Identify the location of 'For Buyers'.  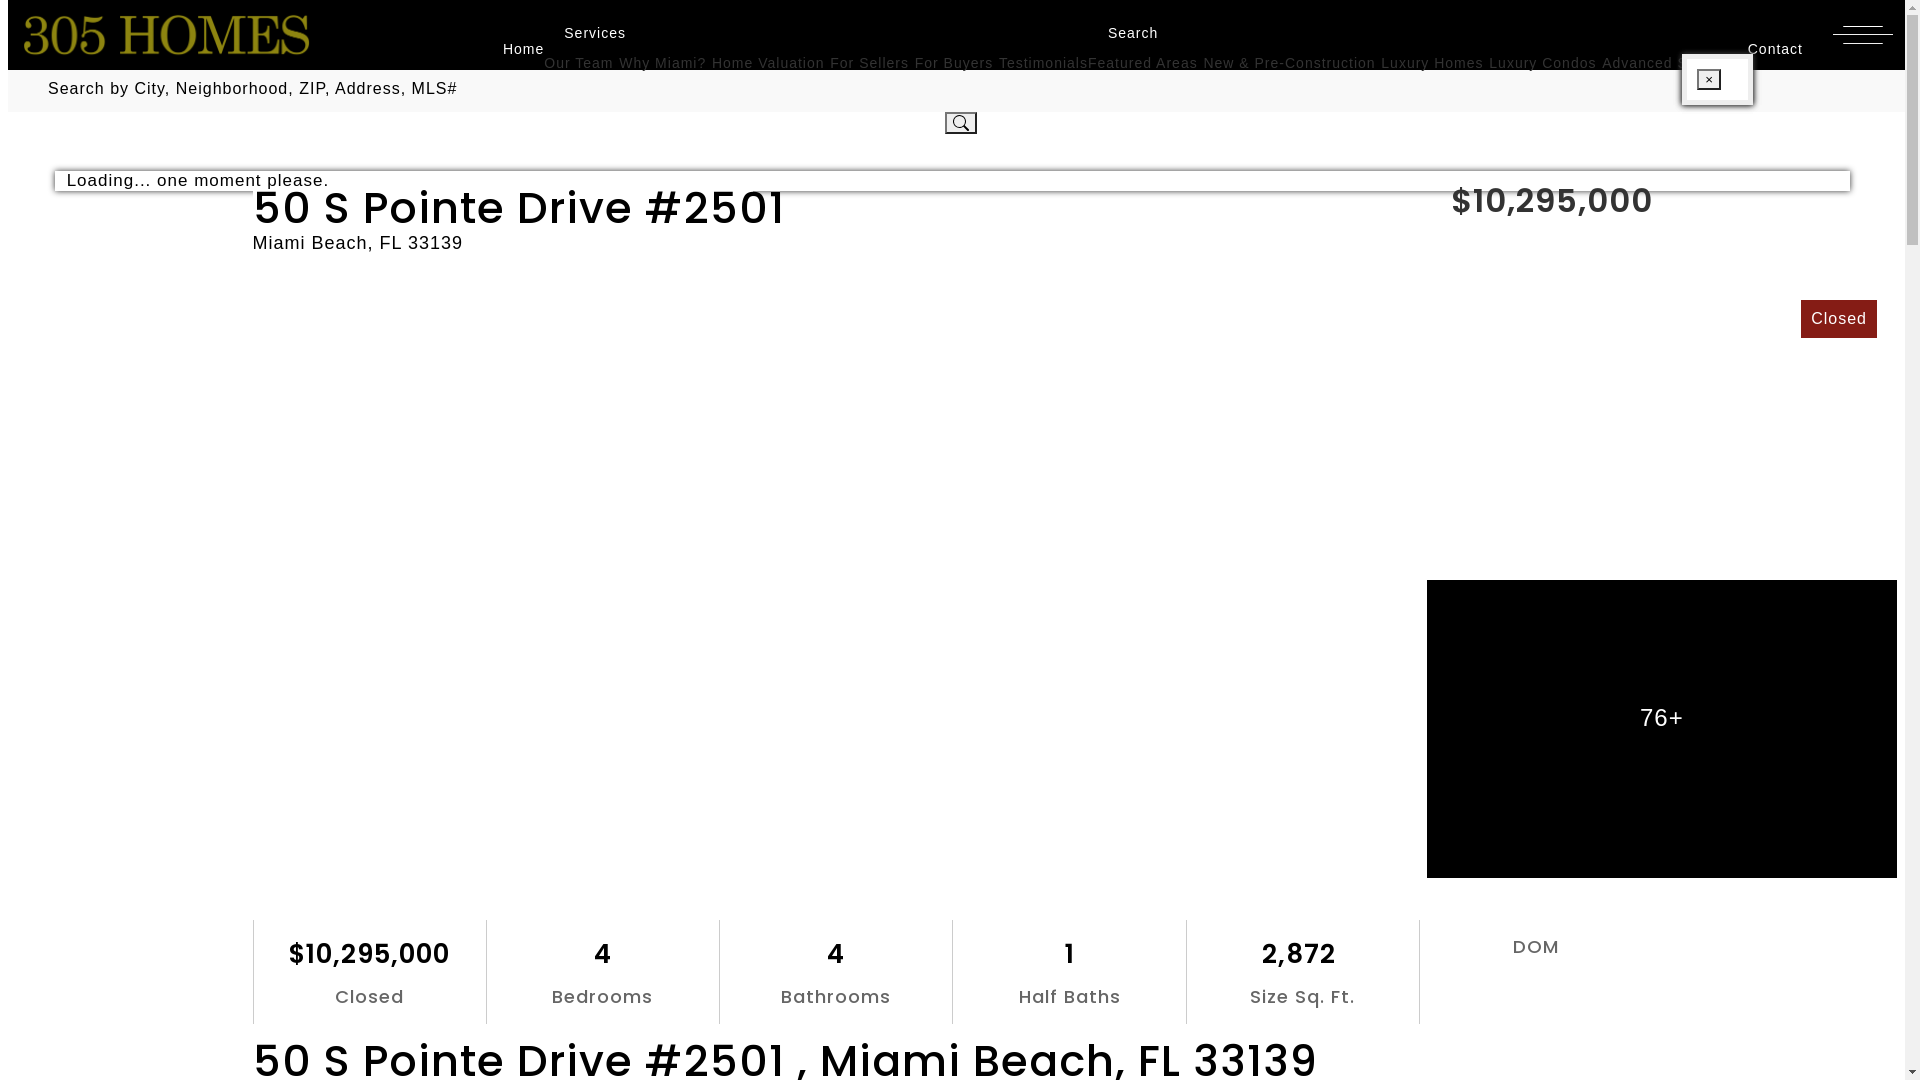
(953, 61).